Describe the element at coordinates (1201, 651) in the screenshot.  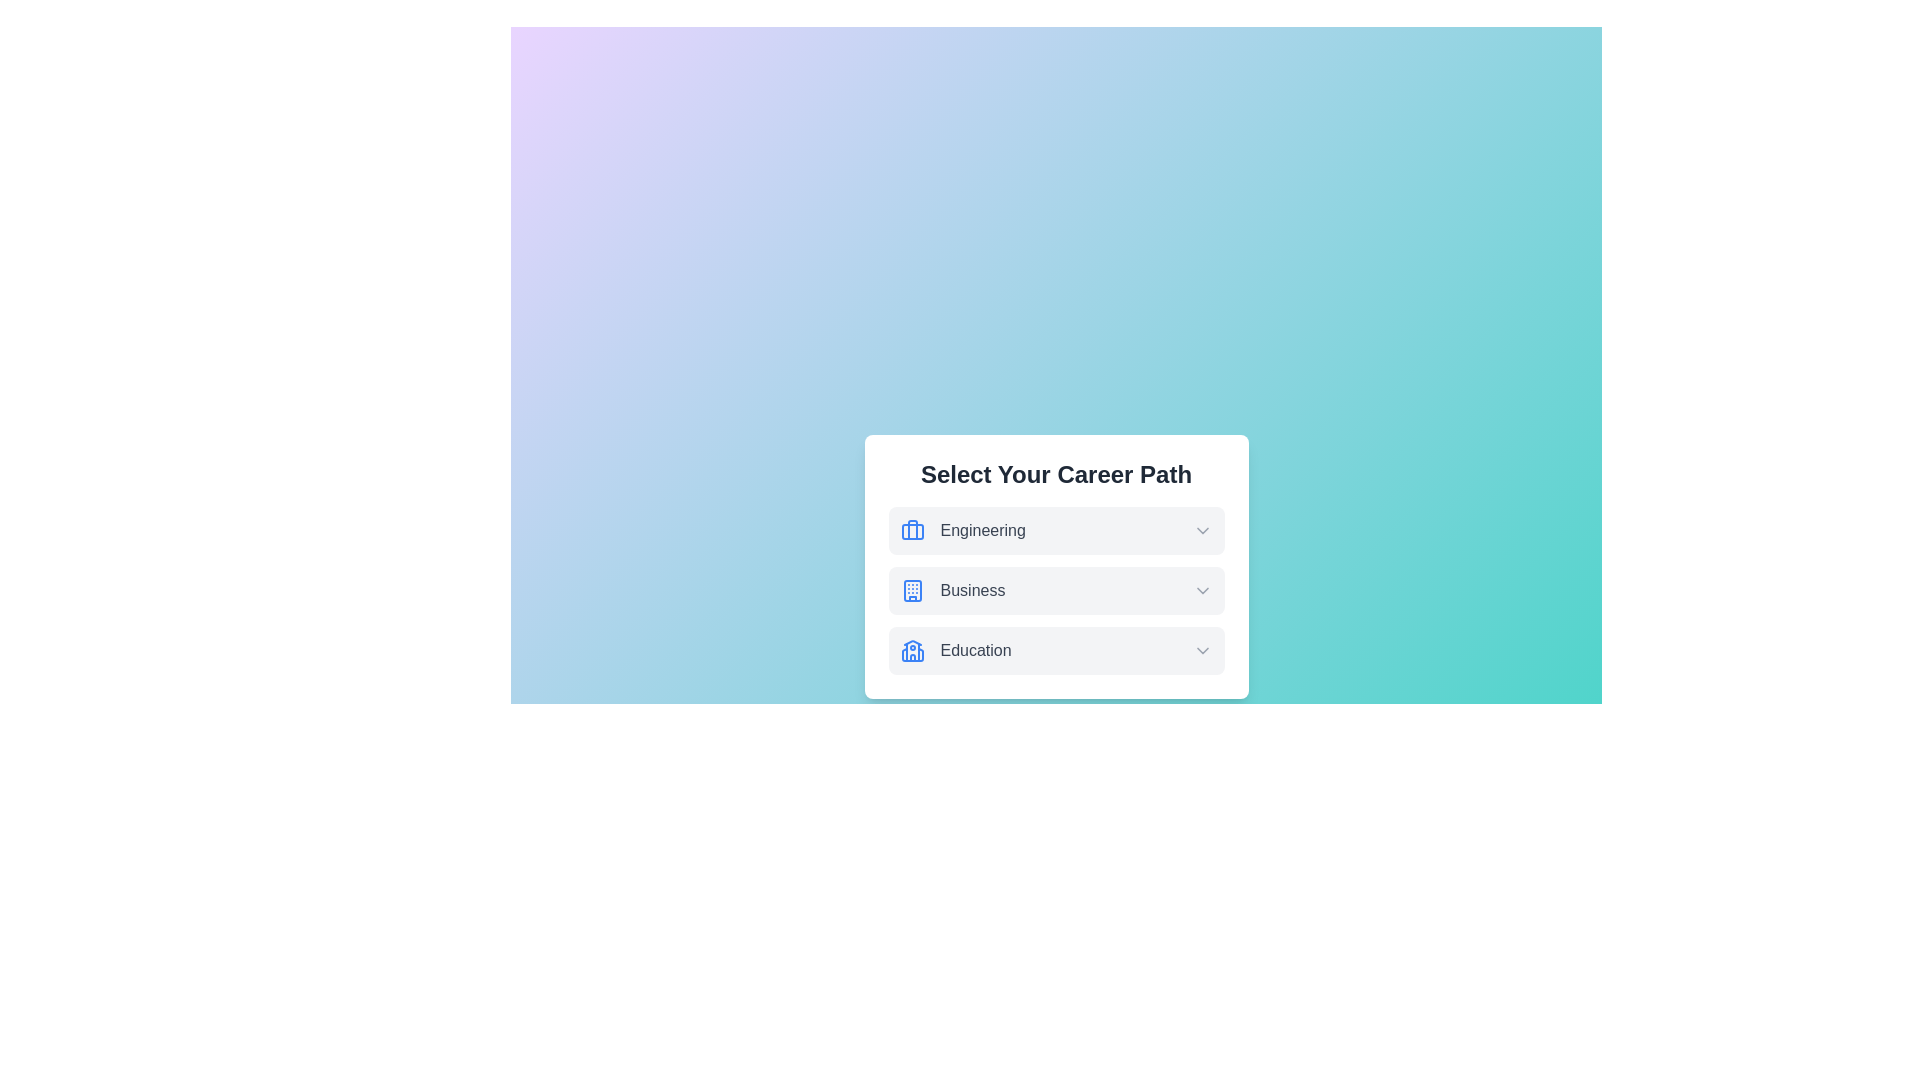
I see `dropdown arrow icon for the Education option` at that location.